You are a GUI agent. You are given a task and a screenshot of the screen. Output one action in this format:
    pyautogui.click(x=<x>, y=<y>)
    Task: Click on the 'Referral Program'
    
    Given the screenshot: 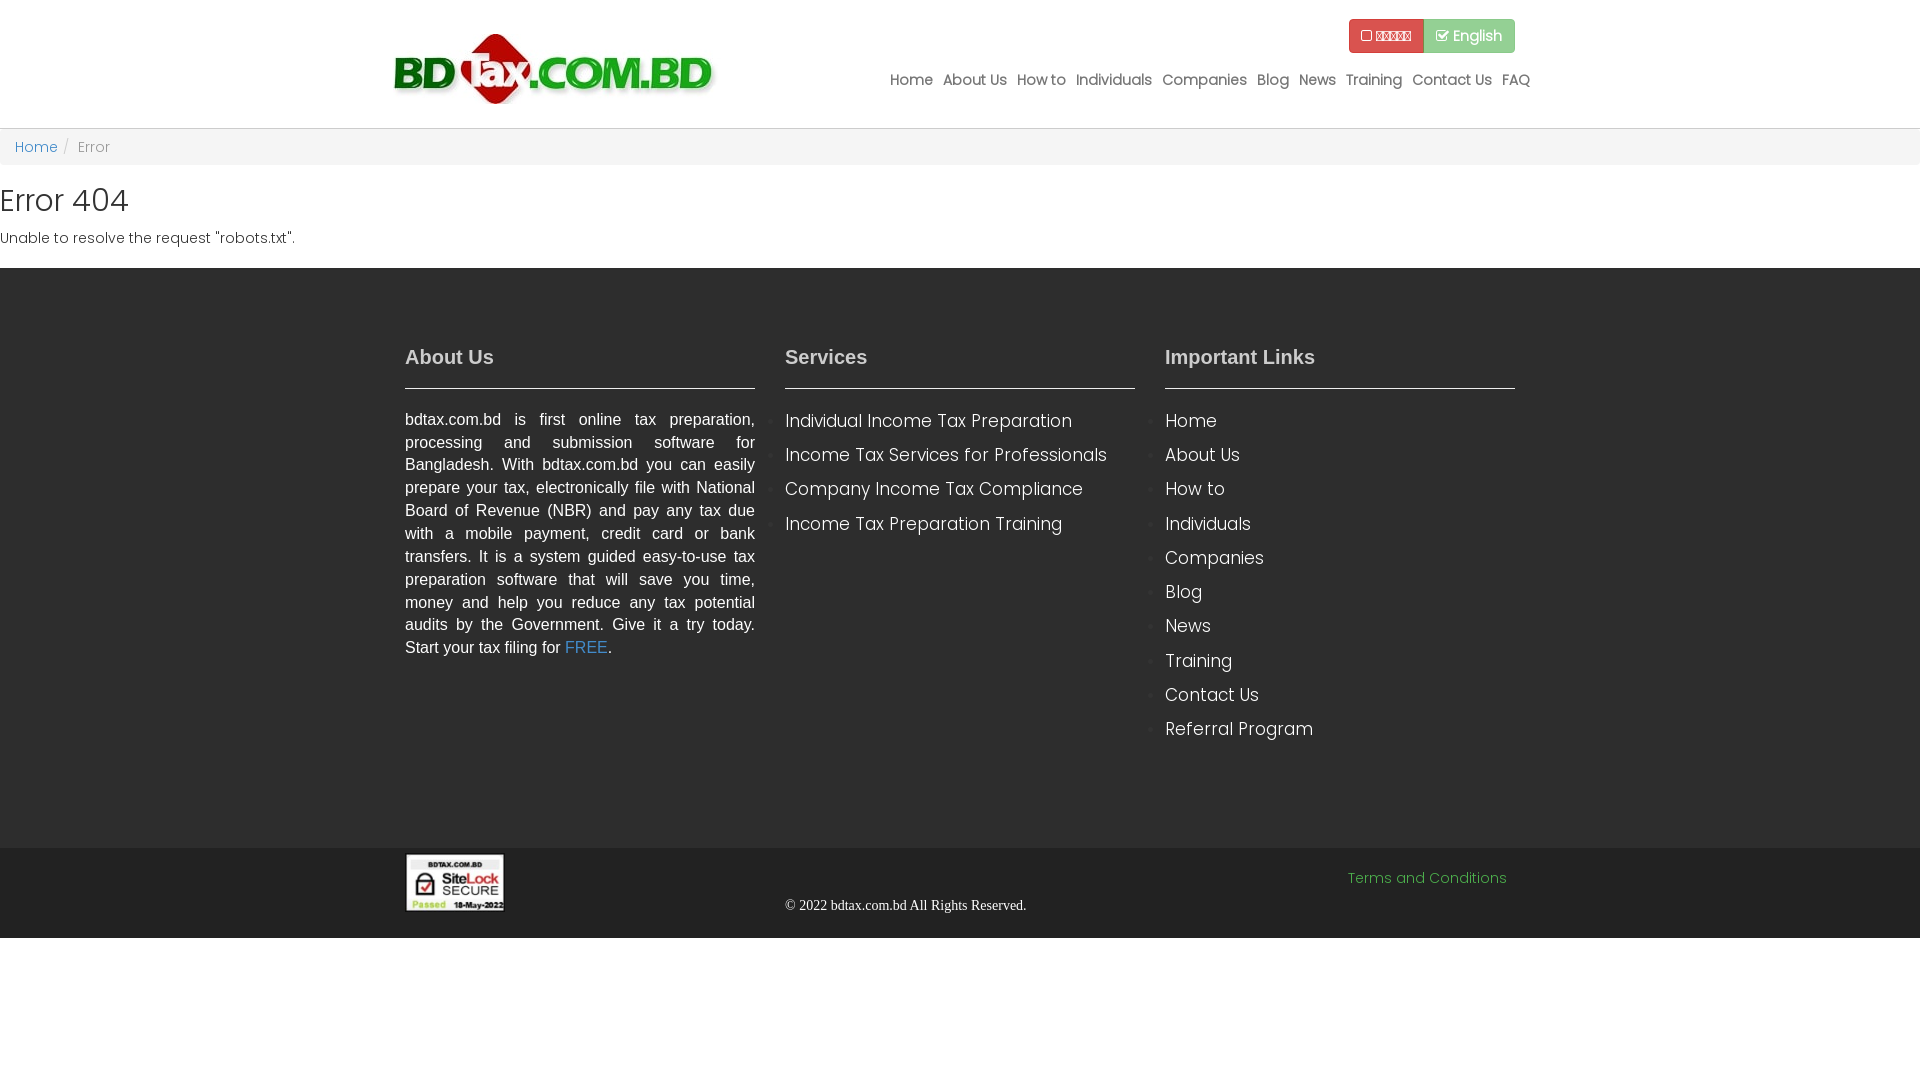 What is the action you would take?
    pyautogui.click(x=1165, y=729)
    